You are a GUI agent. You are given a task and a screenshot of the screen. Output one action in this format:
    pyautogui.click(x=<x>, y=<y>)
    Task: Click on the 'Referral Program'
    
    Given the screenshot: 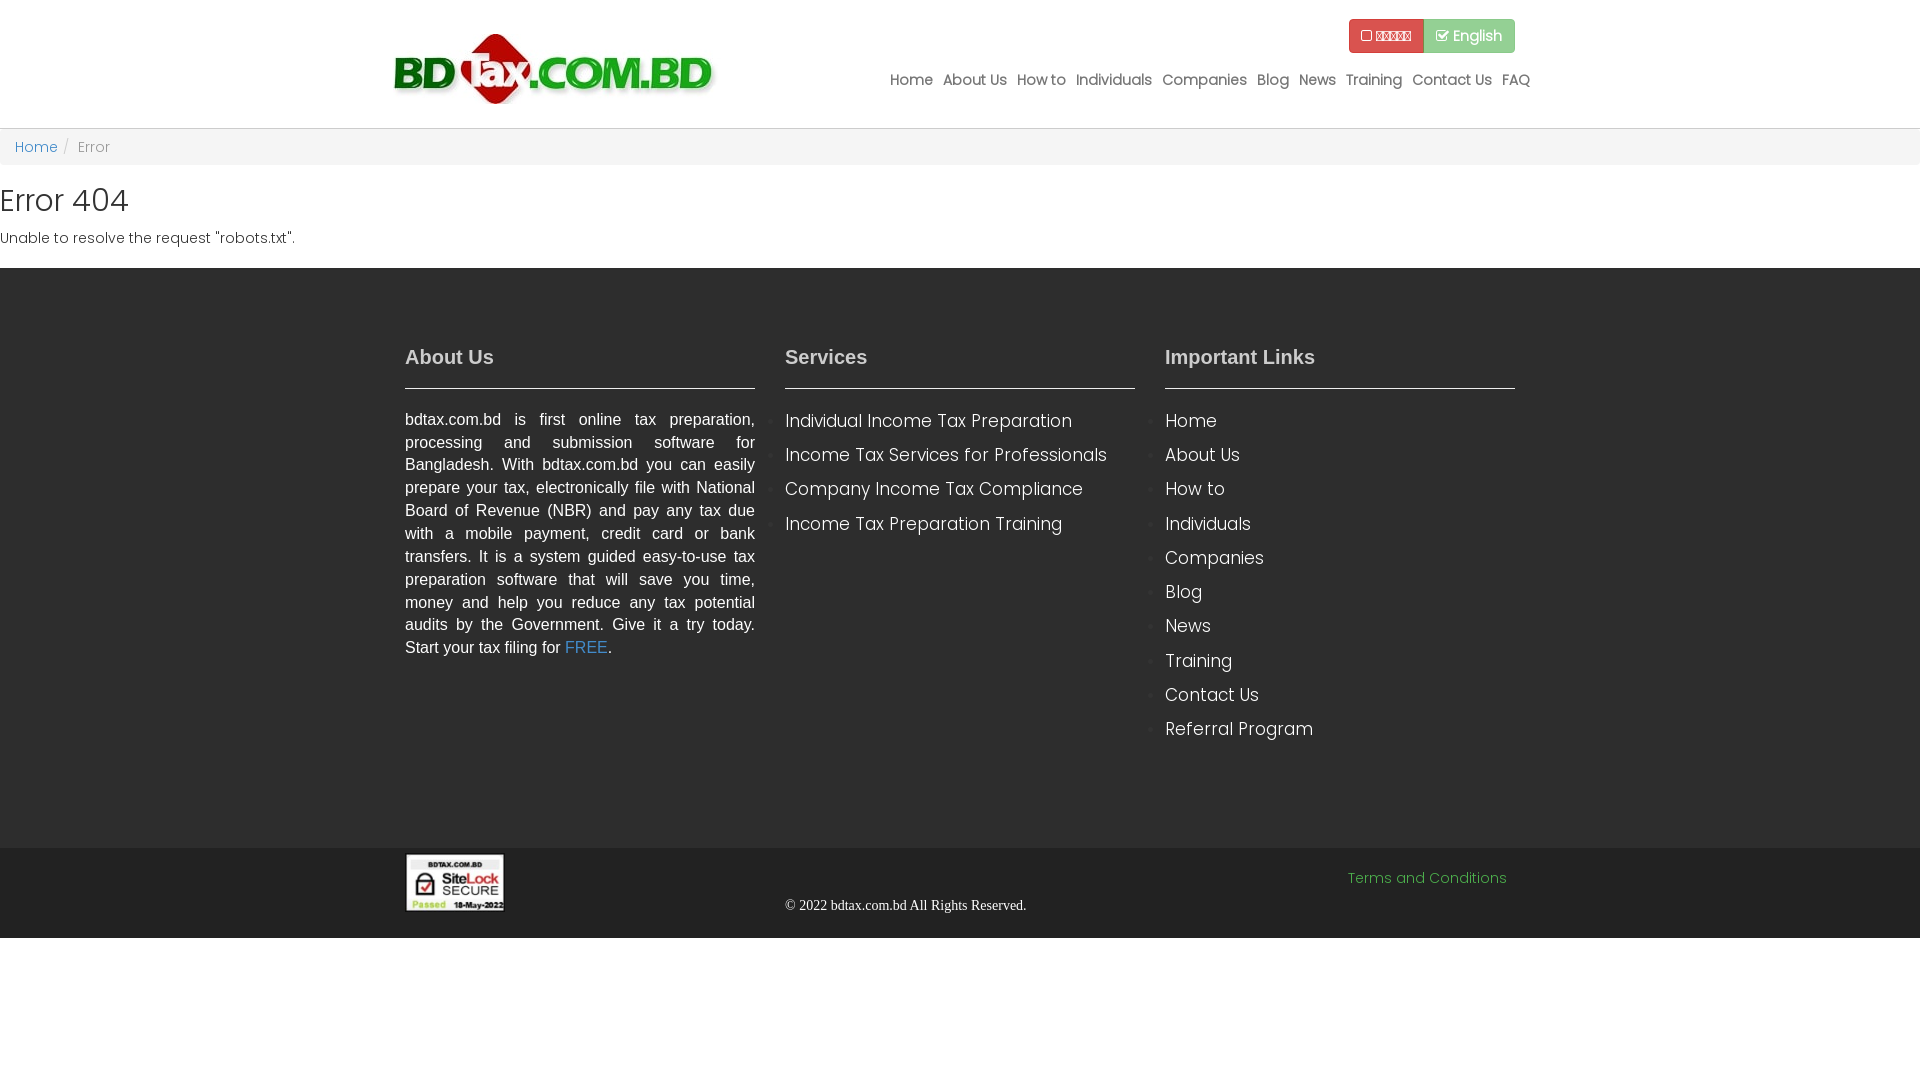 What is the action you would take?
    pyautogui.click(x=1165, y=729)
    